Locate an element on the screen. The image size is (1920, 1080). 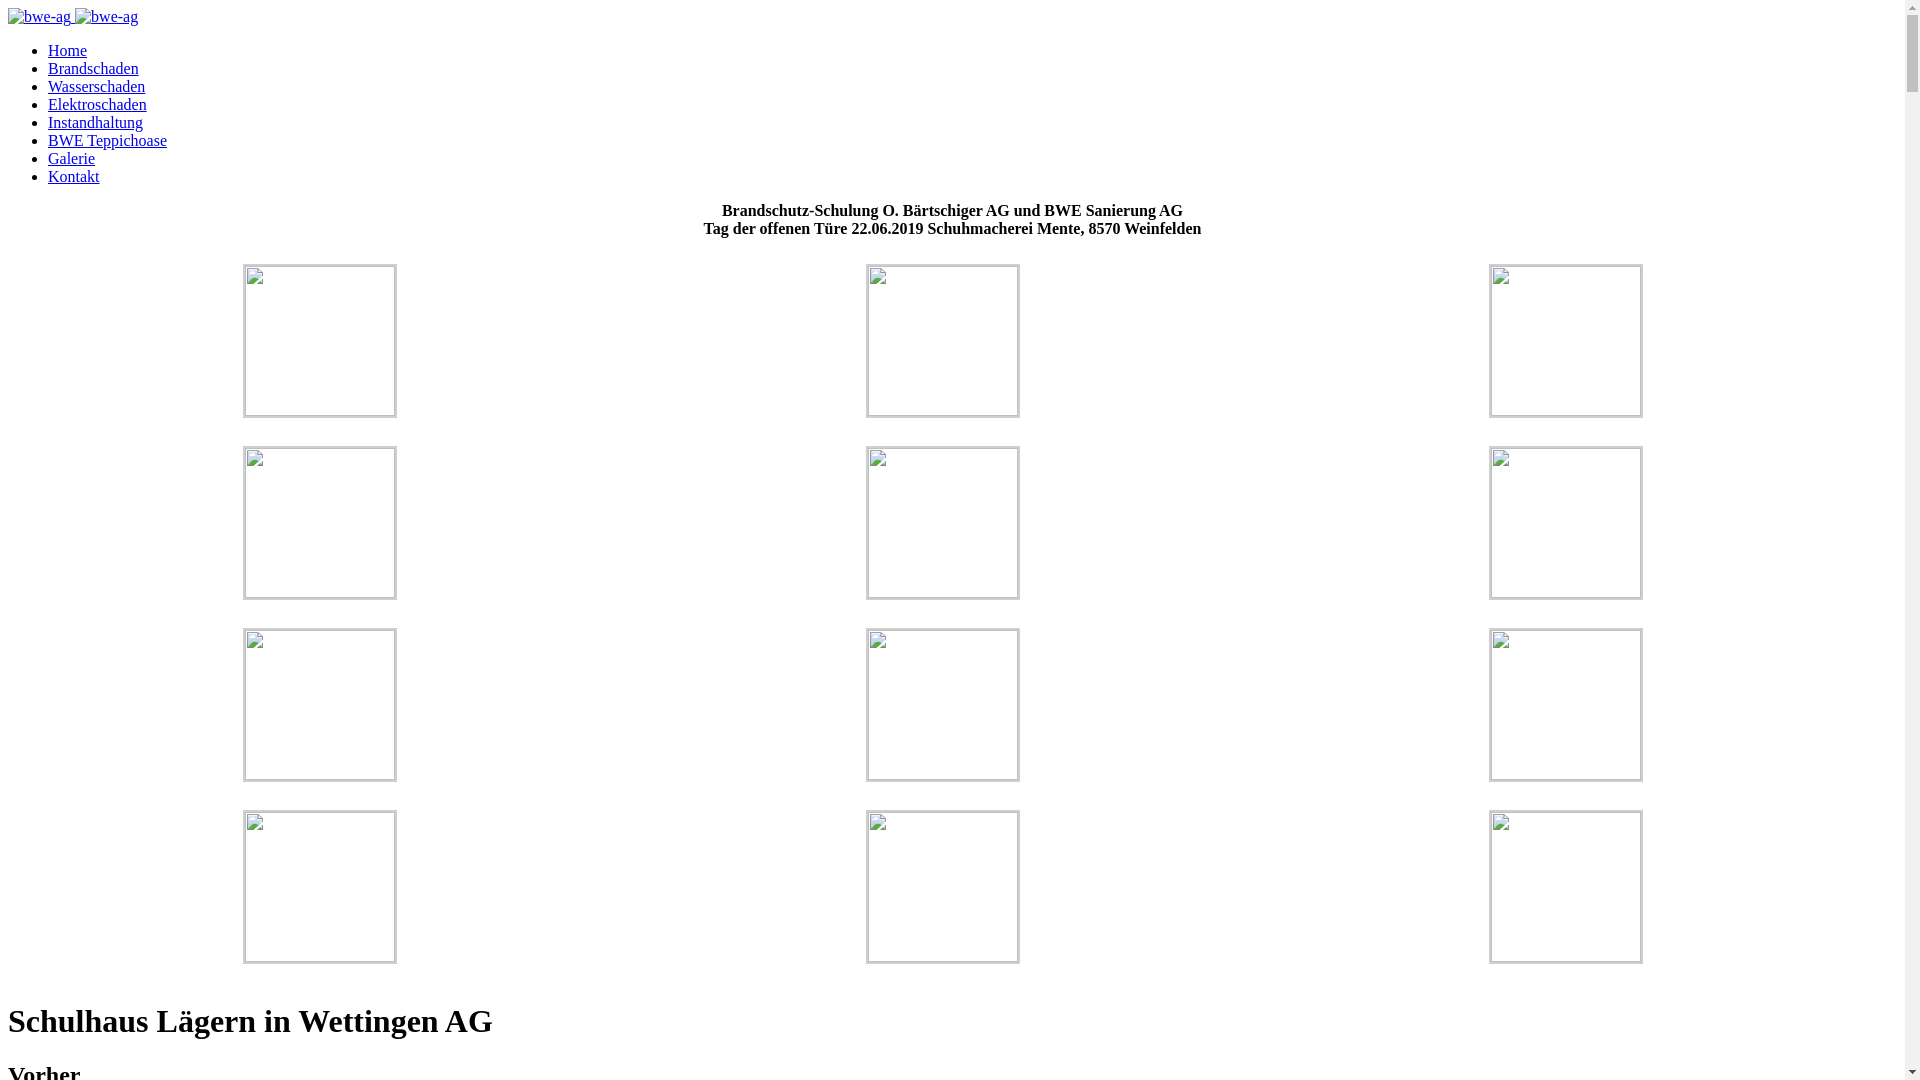
'Home' is located at coordinates (67, 49).